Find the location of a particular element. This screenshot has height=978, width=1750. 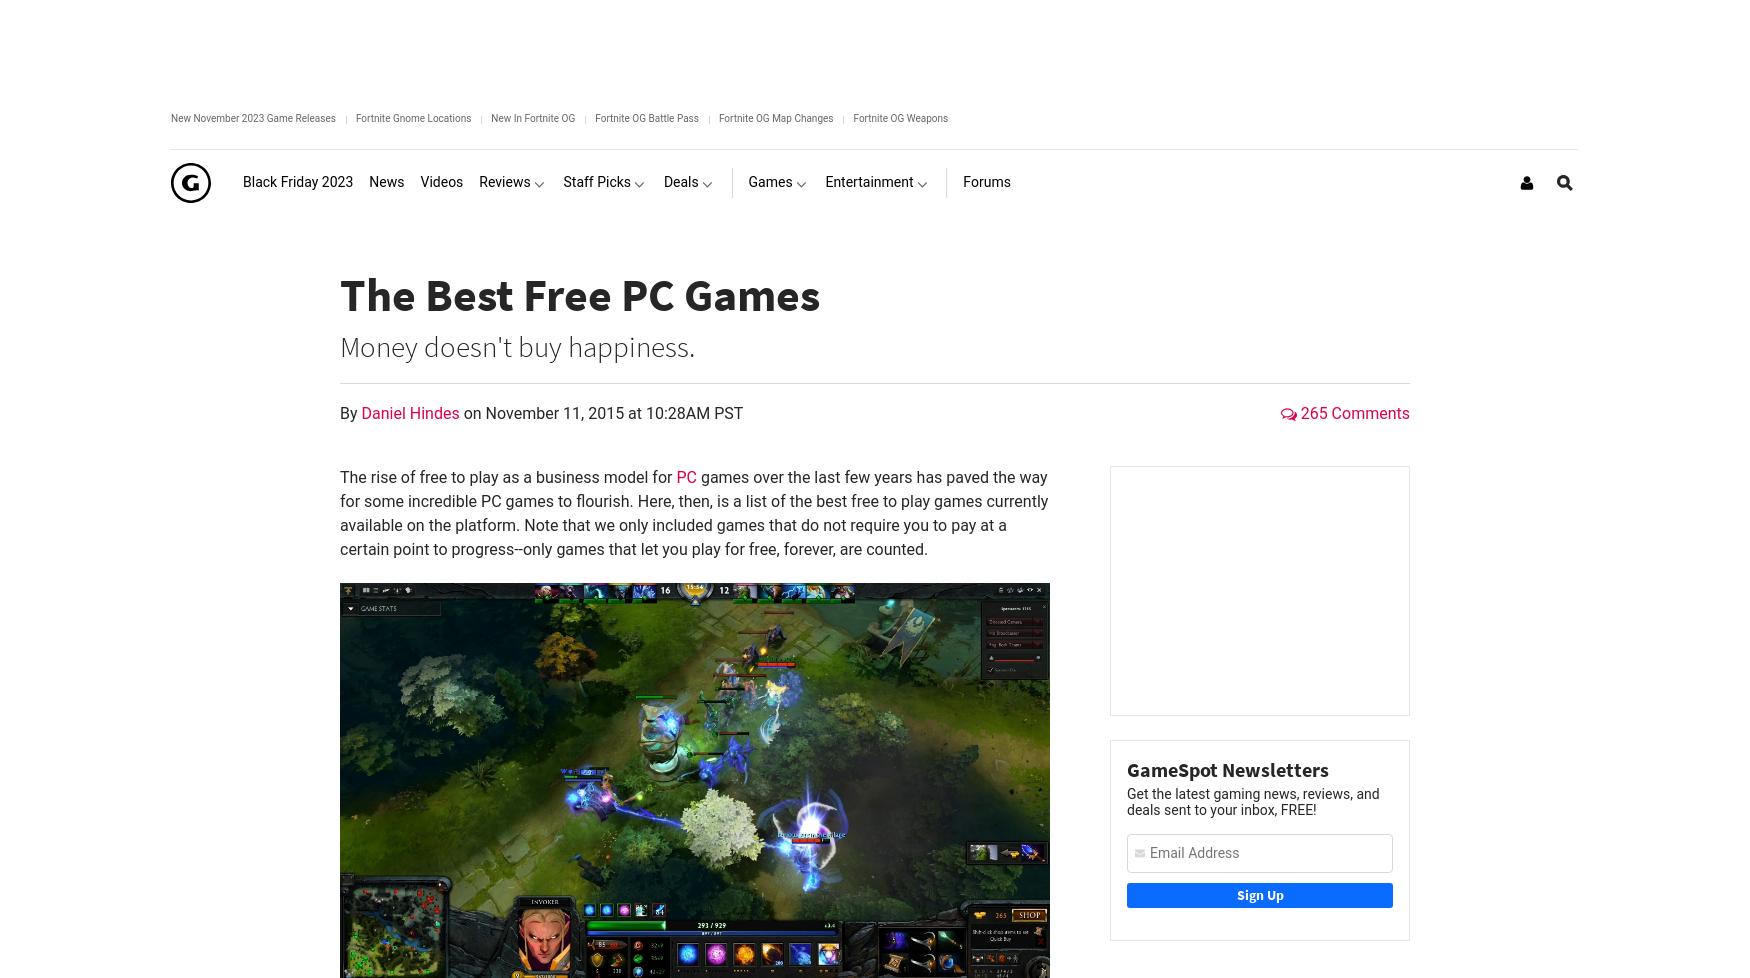

'Fortnite OG Battle Pass' is located at coordinates (645, 118).